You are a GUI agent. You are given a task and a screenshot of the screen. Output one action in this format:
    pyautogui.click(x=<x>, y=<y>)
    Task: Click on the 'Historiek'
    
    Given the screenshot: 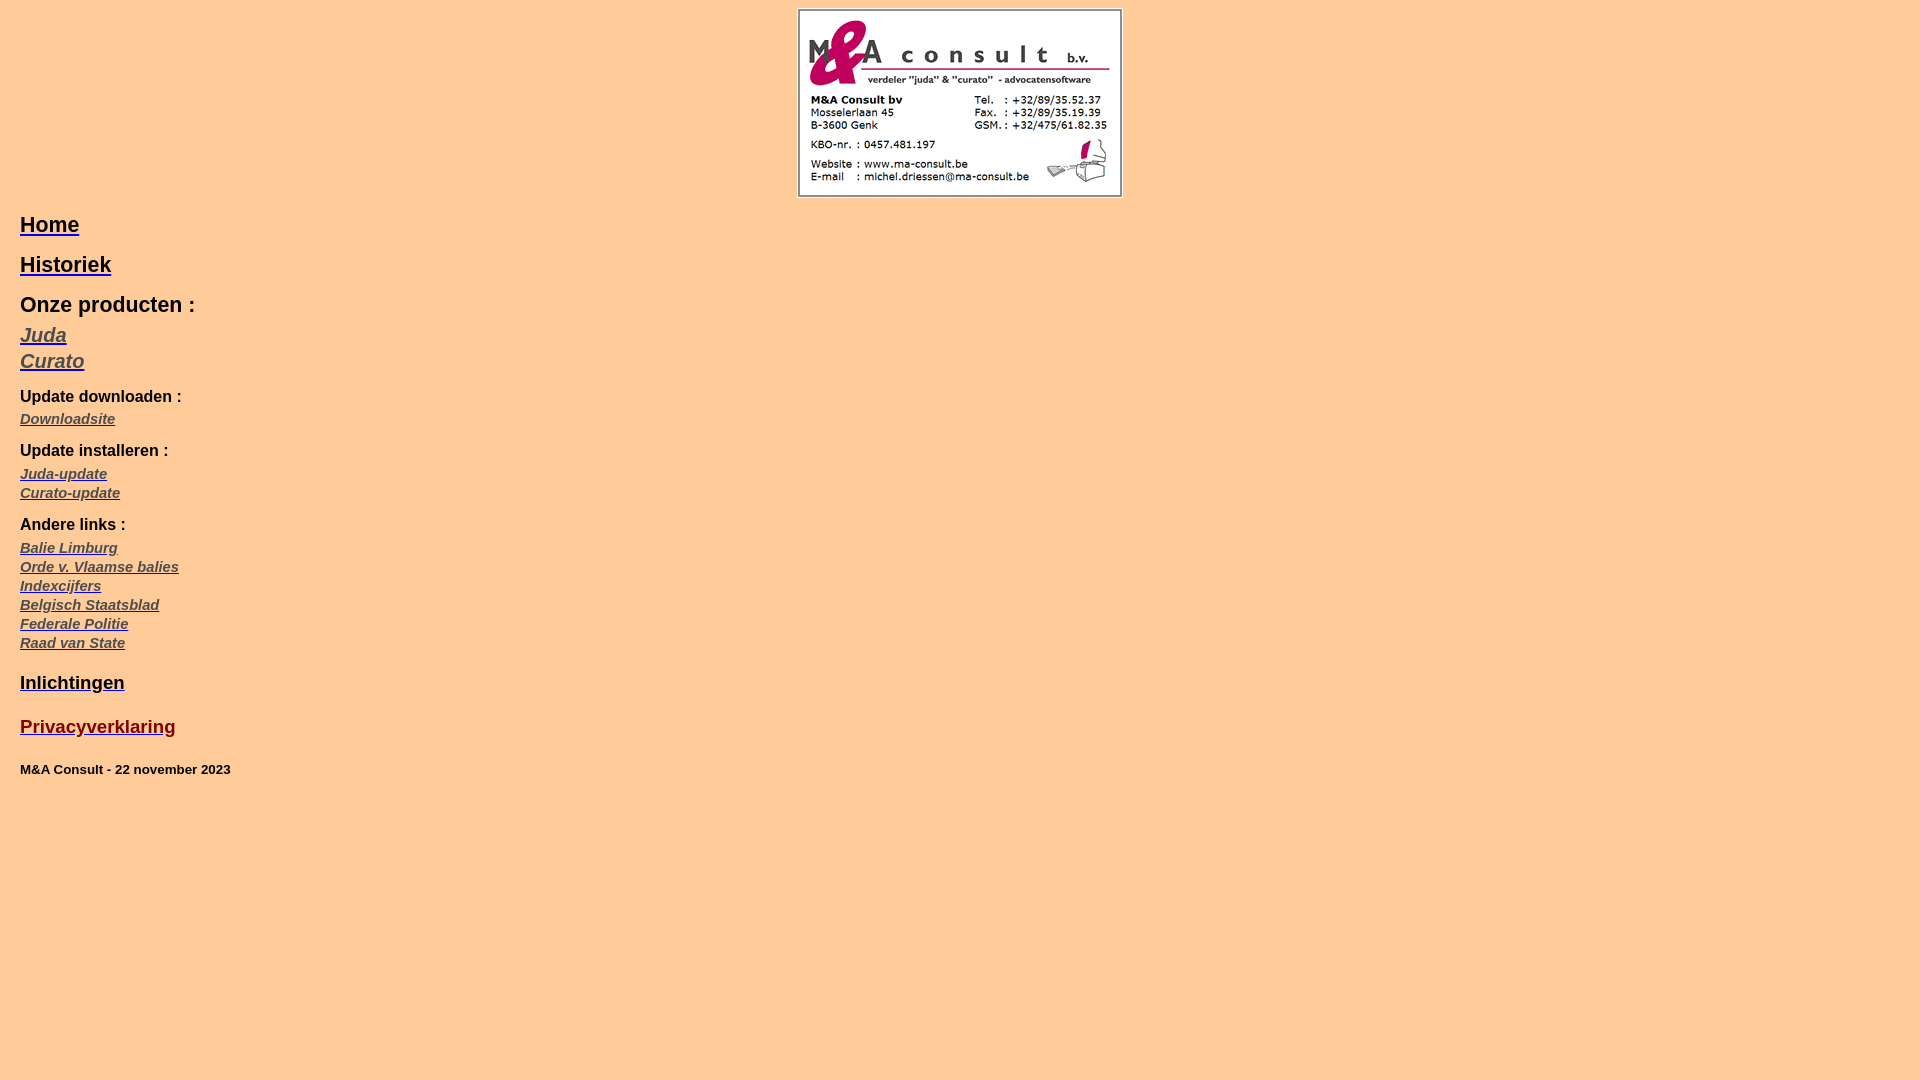 What is the action you would take?
    pyautogui.click(x=65, y=264)
    